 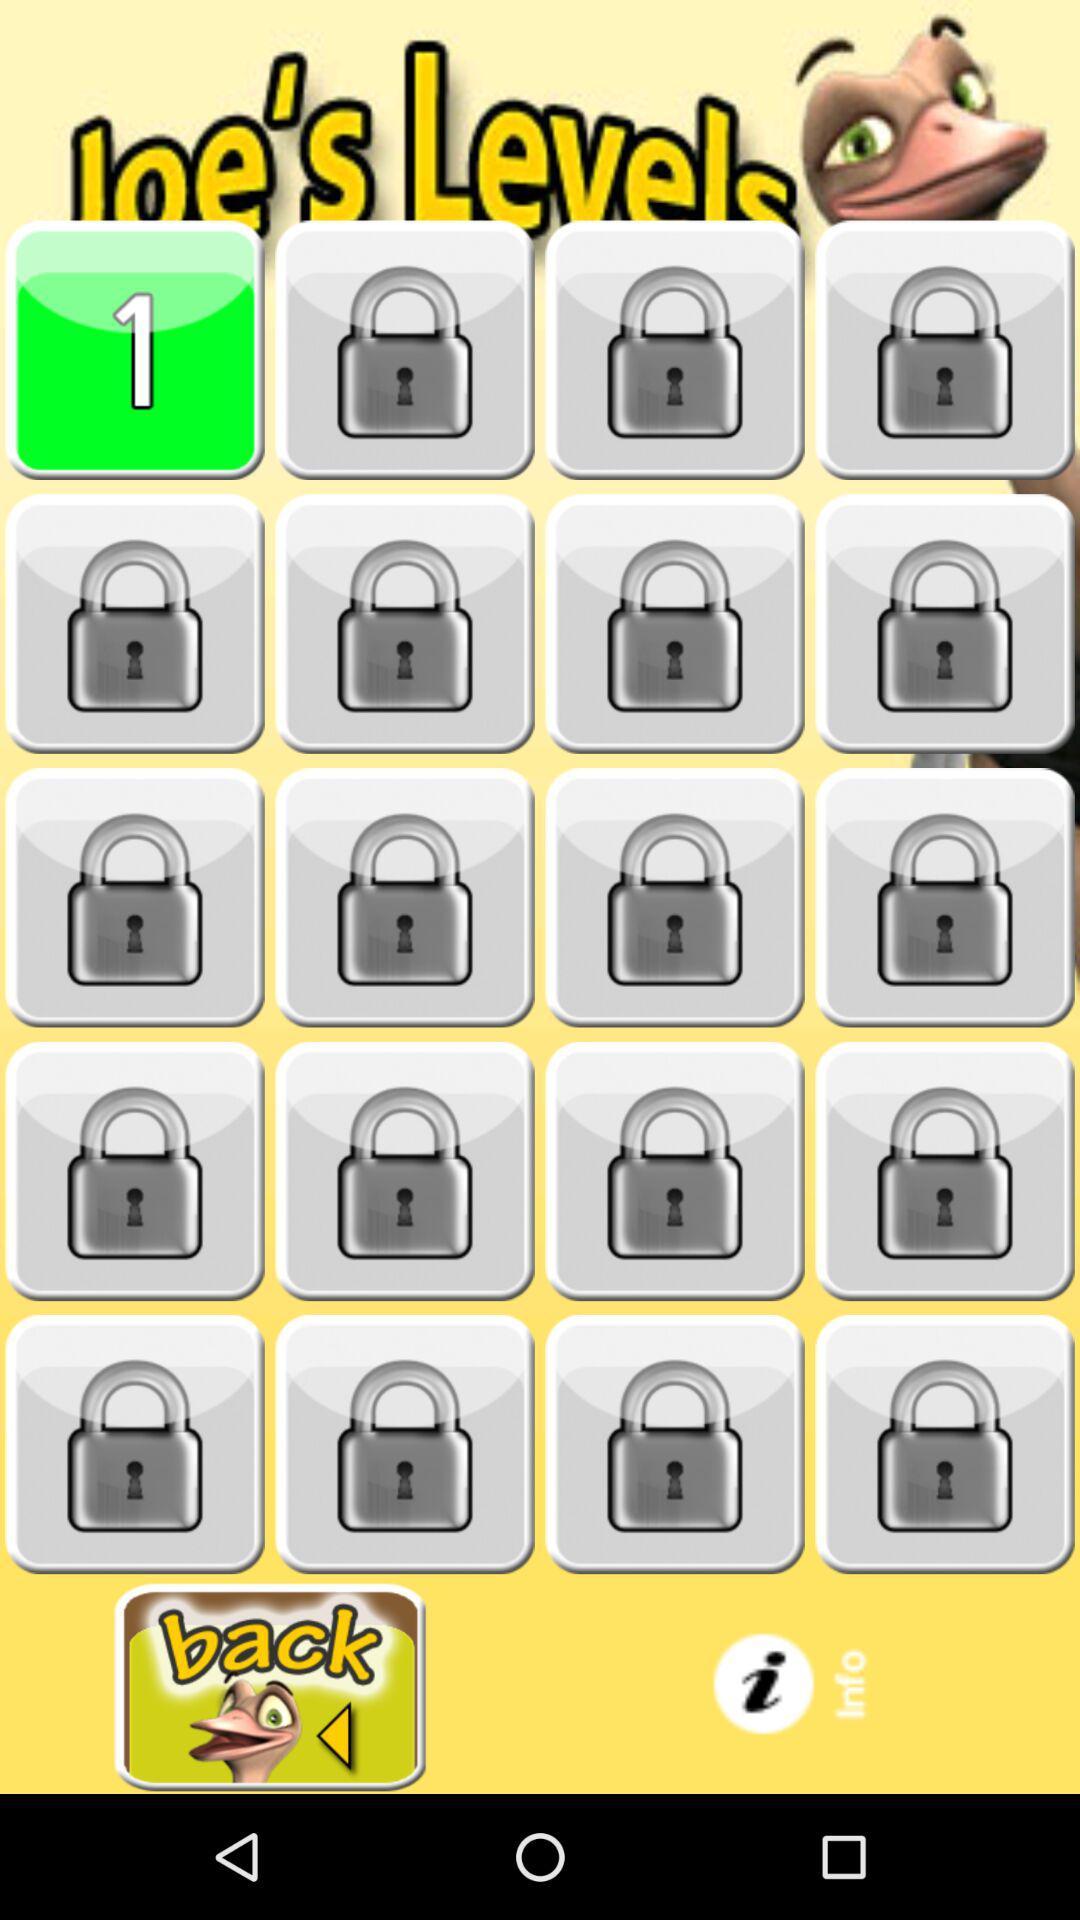 I want to click on level, so click(x=945, y=1444).